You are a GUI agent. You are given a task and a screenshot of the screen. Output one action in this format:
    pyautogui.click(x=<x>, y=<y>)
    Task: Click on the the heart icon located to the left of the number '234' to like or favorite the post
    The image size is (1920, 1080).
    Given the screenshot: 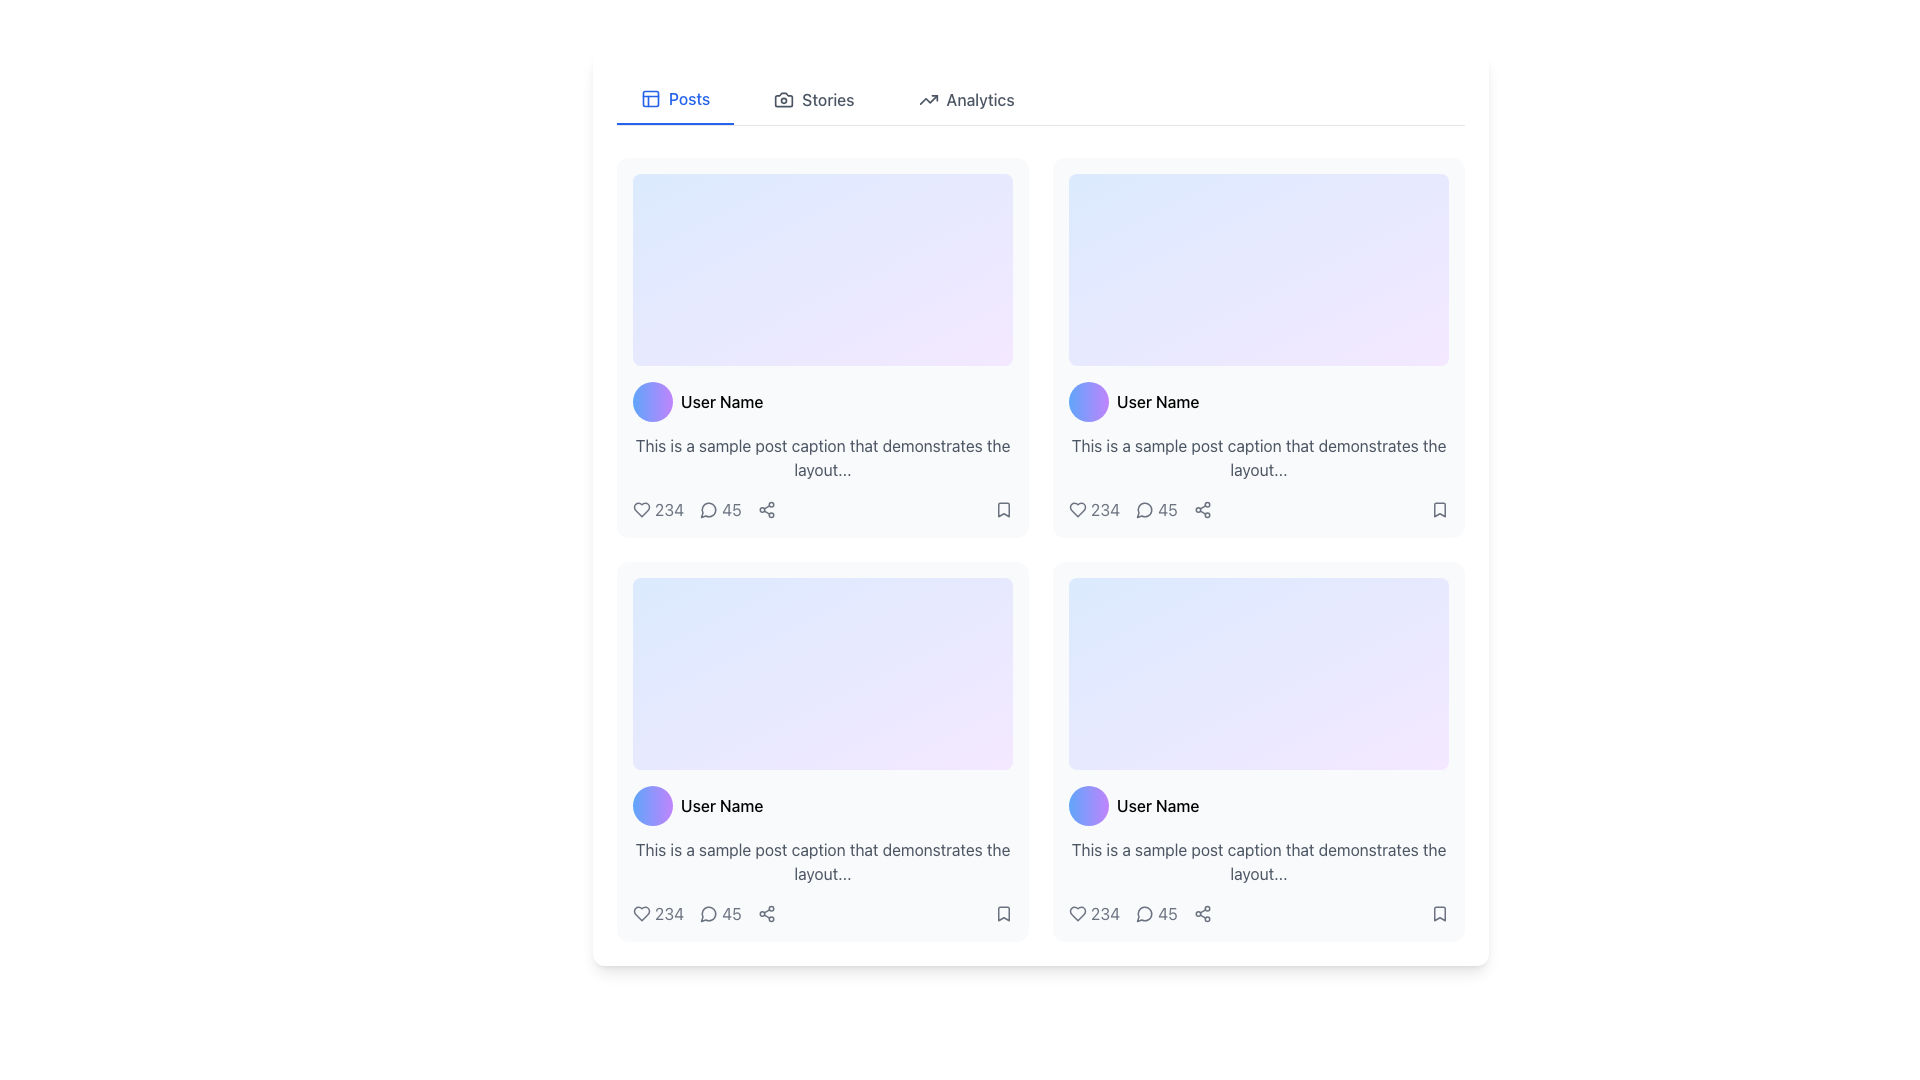 What is the action you would take?
    pyautogui.click(x=642, y=508)
    